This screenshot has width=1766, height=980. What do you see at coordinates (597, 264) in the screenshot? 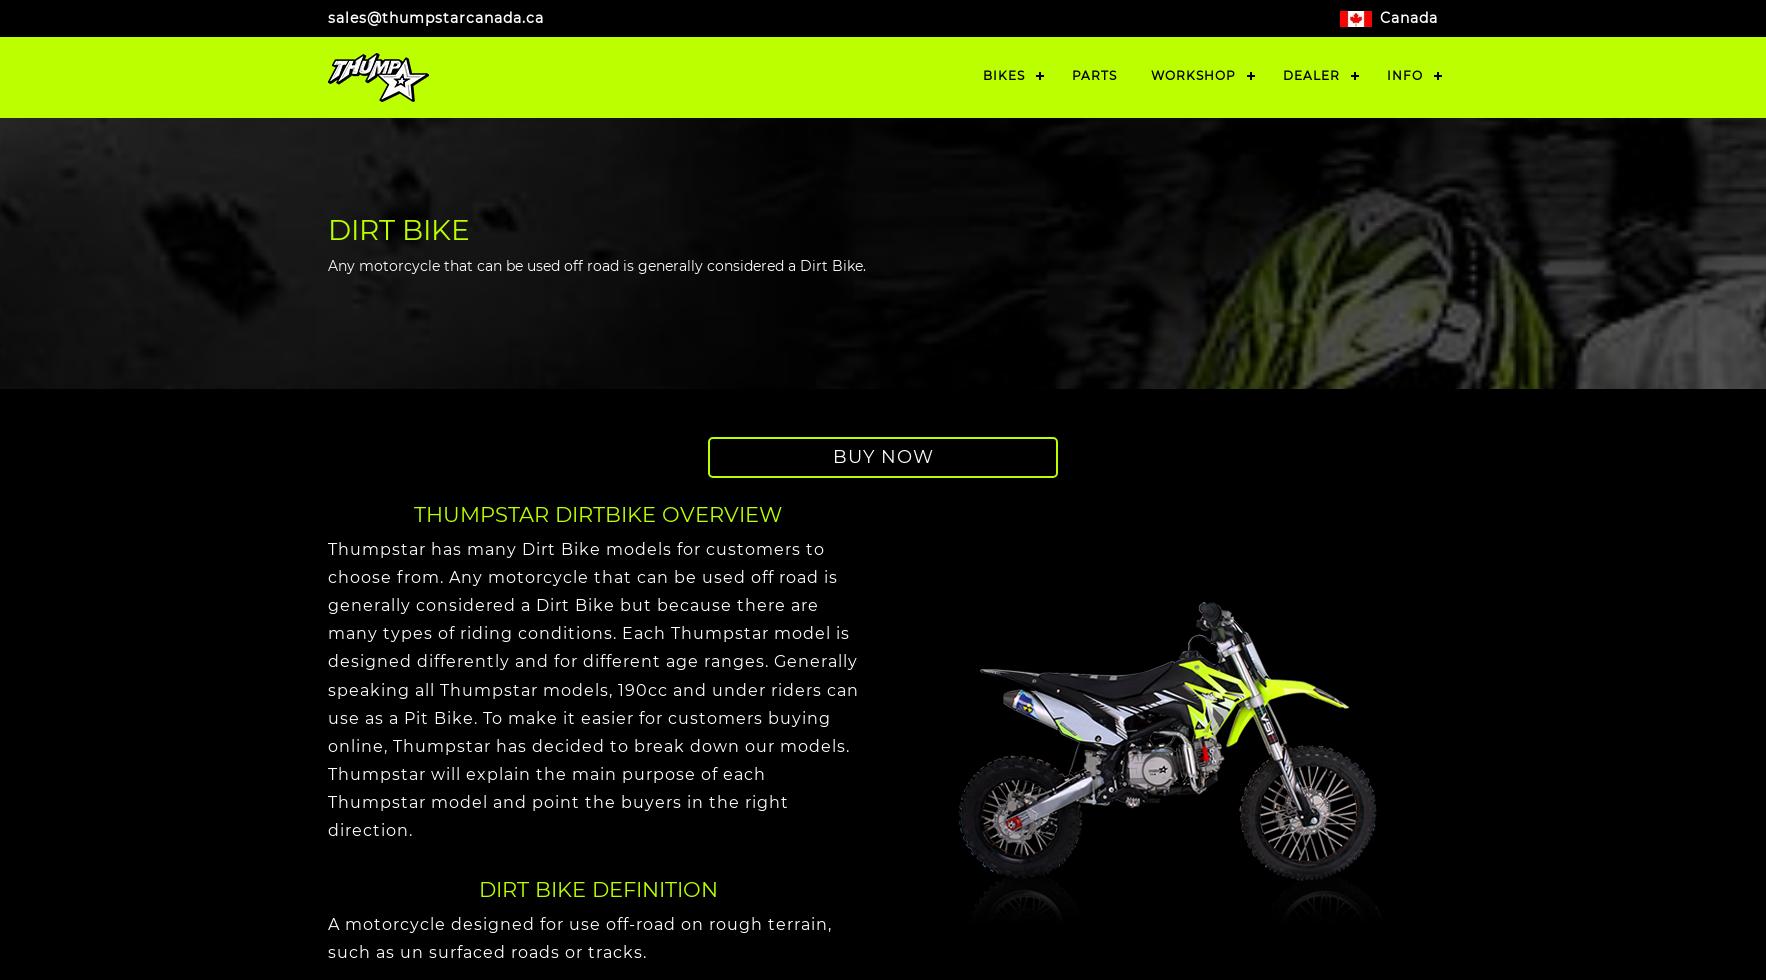
I see `'Any motorcycle that can be used off road is generally considered a Dirt Bike.'` at bounding box center [597, 264].